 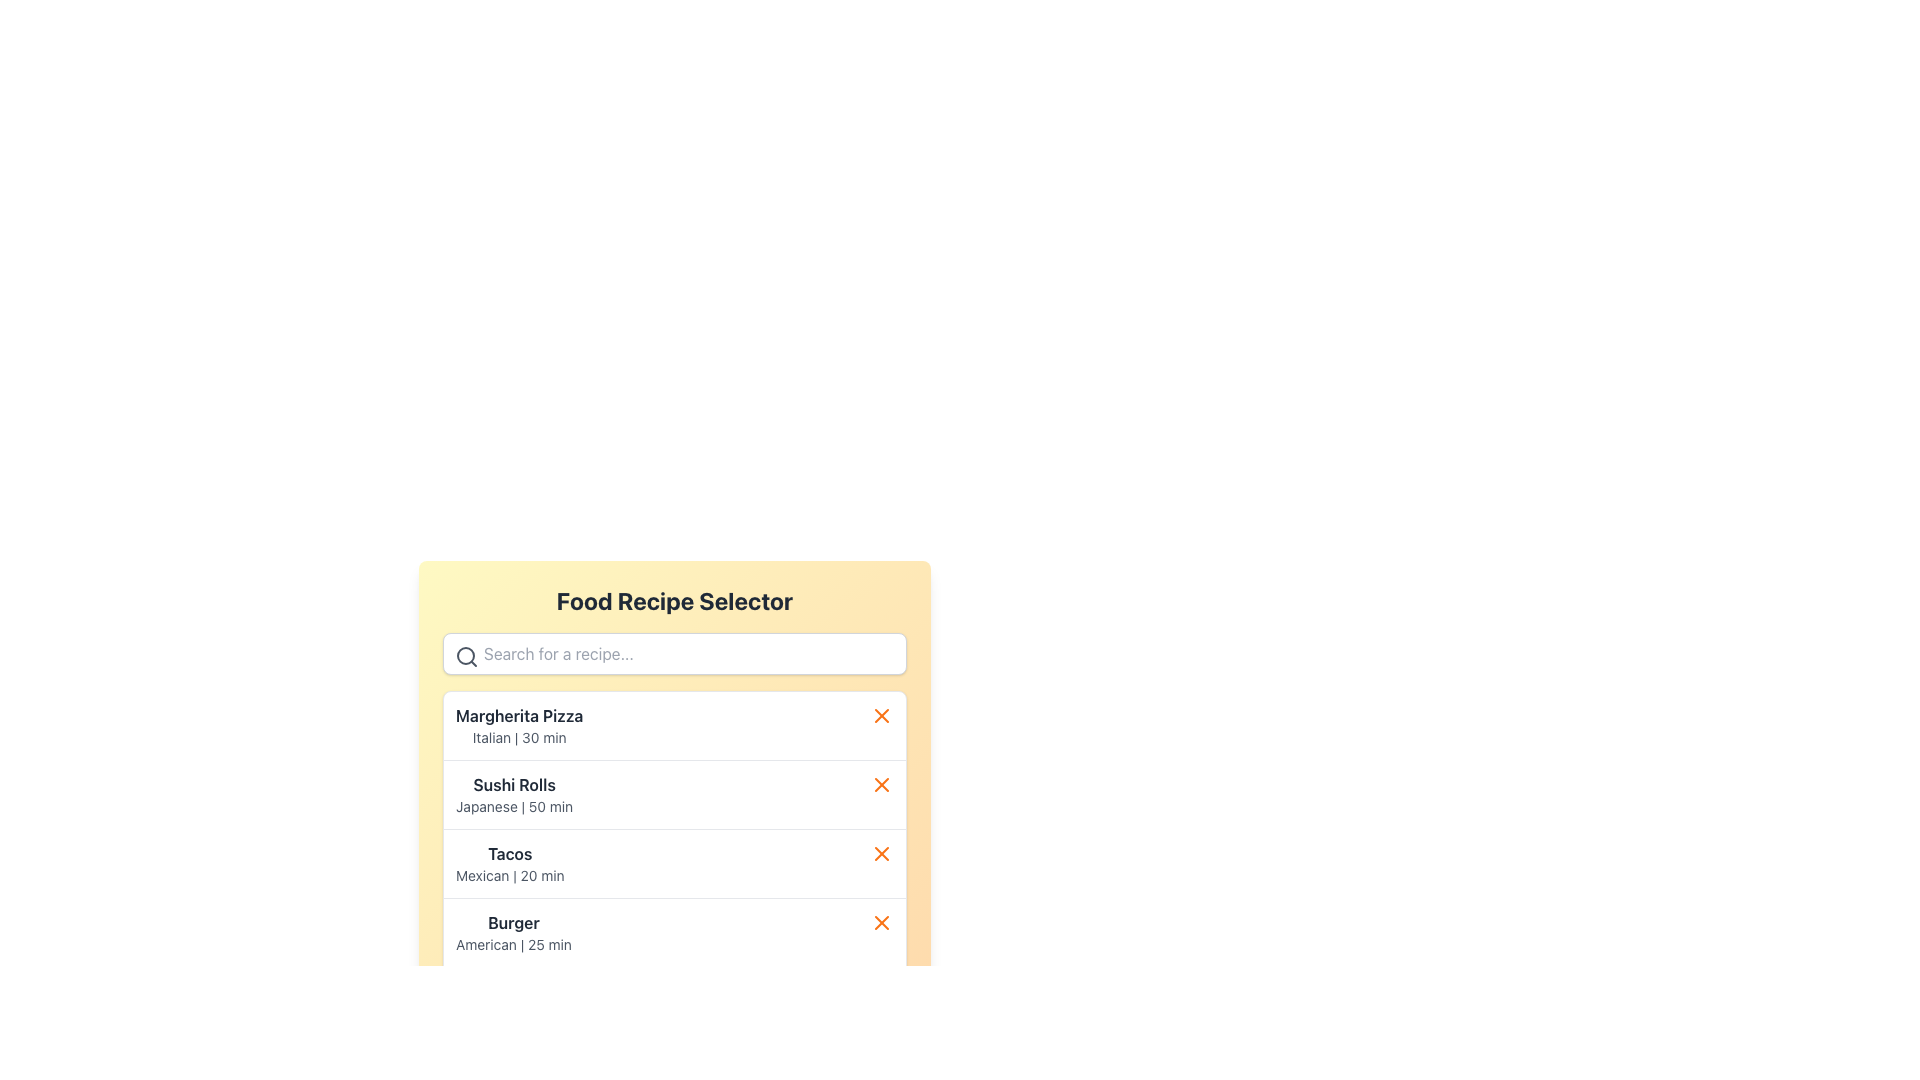 What do you see at coordinates (514, 784) in the screenshot?
I see `text displayed in the recipe text label that shows 'Sushi RollsJapanese | 50 min', which is the second recipe in the list` at bounding box center [514, 784].